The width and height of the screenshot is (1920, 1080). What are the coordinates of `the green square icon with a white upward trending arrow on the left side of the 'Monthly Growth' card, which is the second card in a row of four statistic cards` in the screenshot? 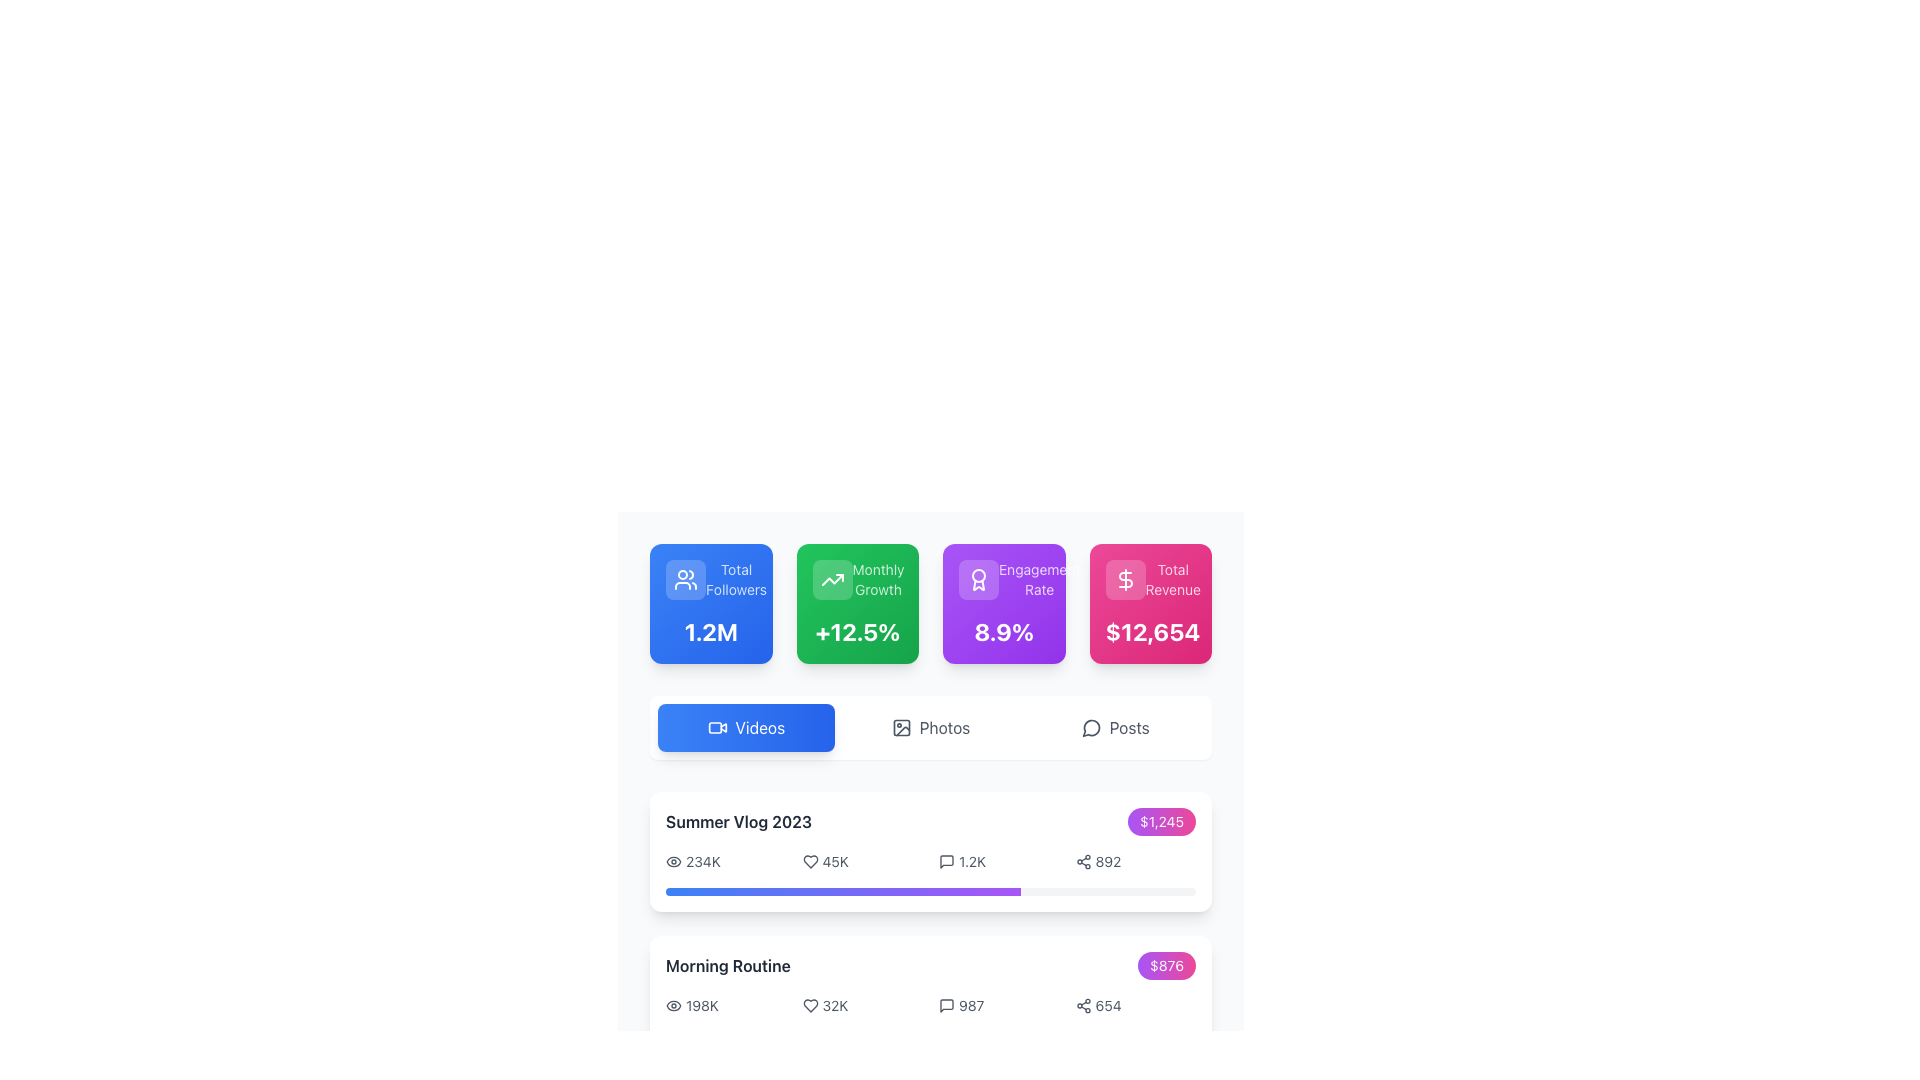 It's located at (832, 579).